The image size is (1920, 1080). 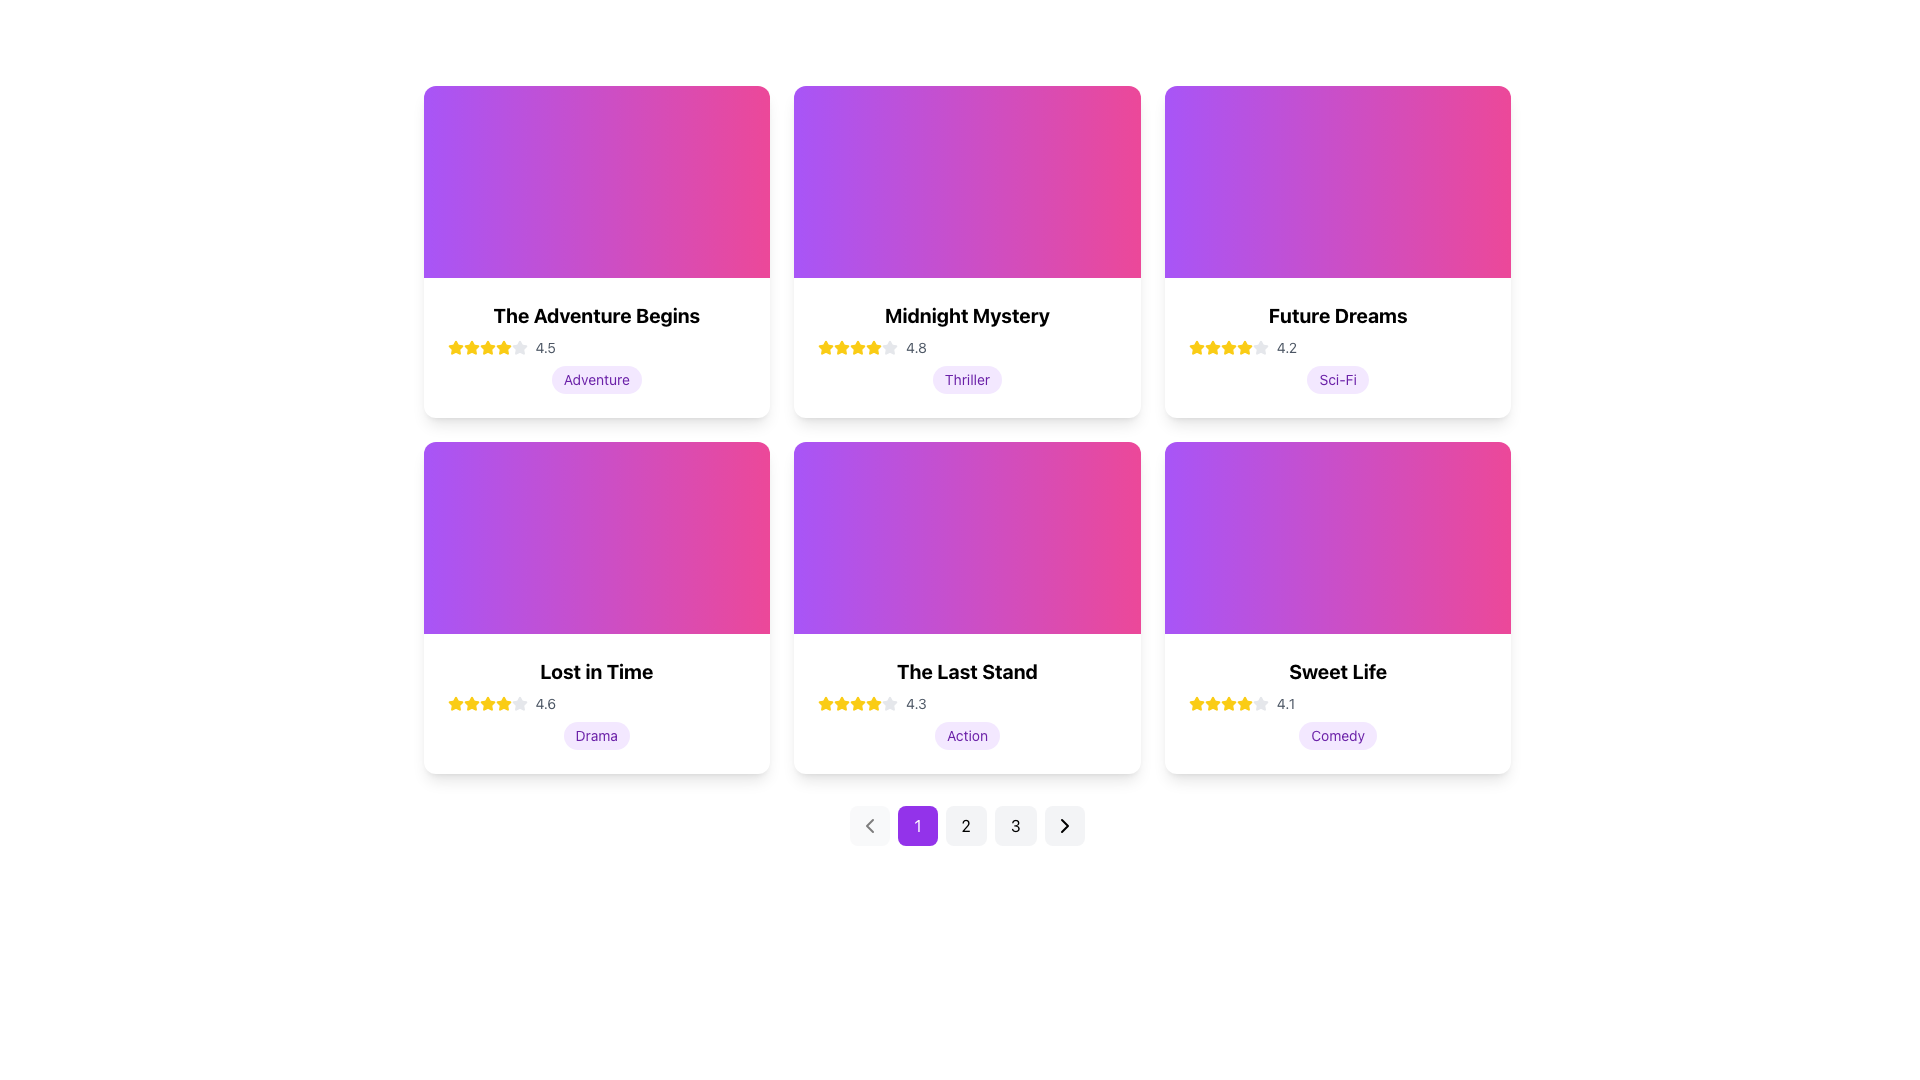 I want to click on the third yellow star icon in the rating system for the 'Future Dreams' movie review card, which represents a rating of 4.2, so click(x=1211, y=346).